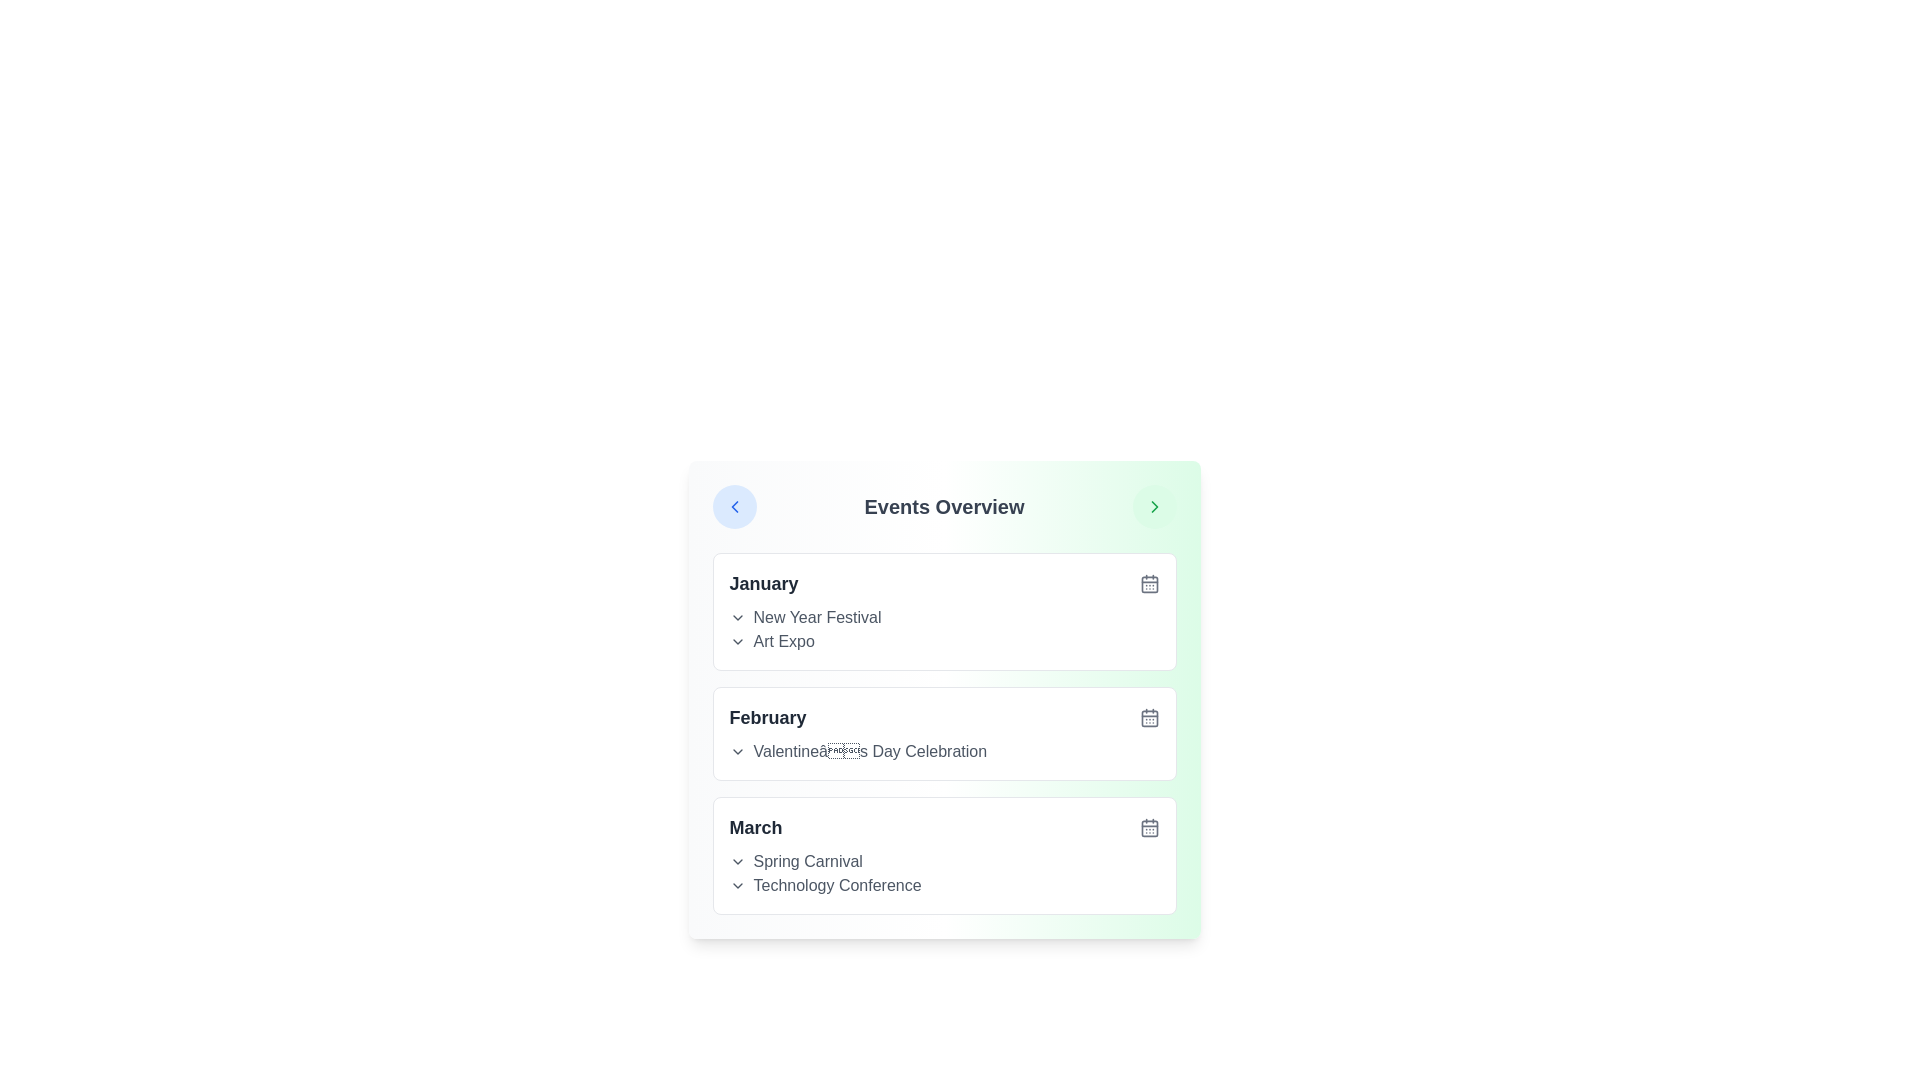  I want to click on the next month button to navigate, so click(1154, 505).